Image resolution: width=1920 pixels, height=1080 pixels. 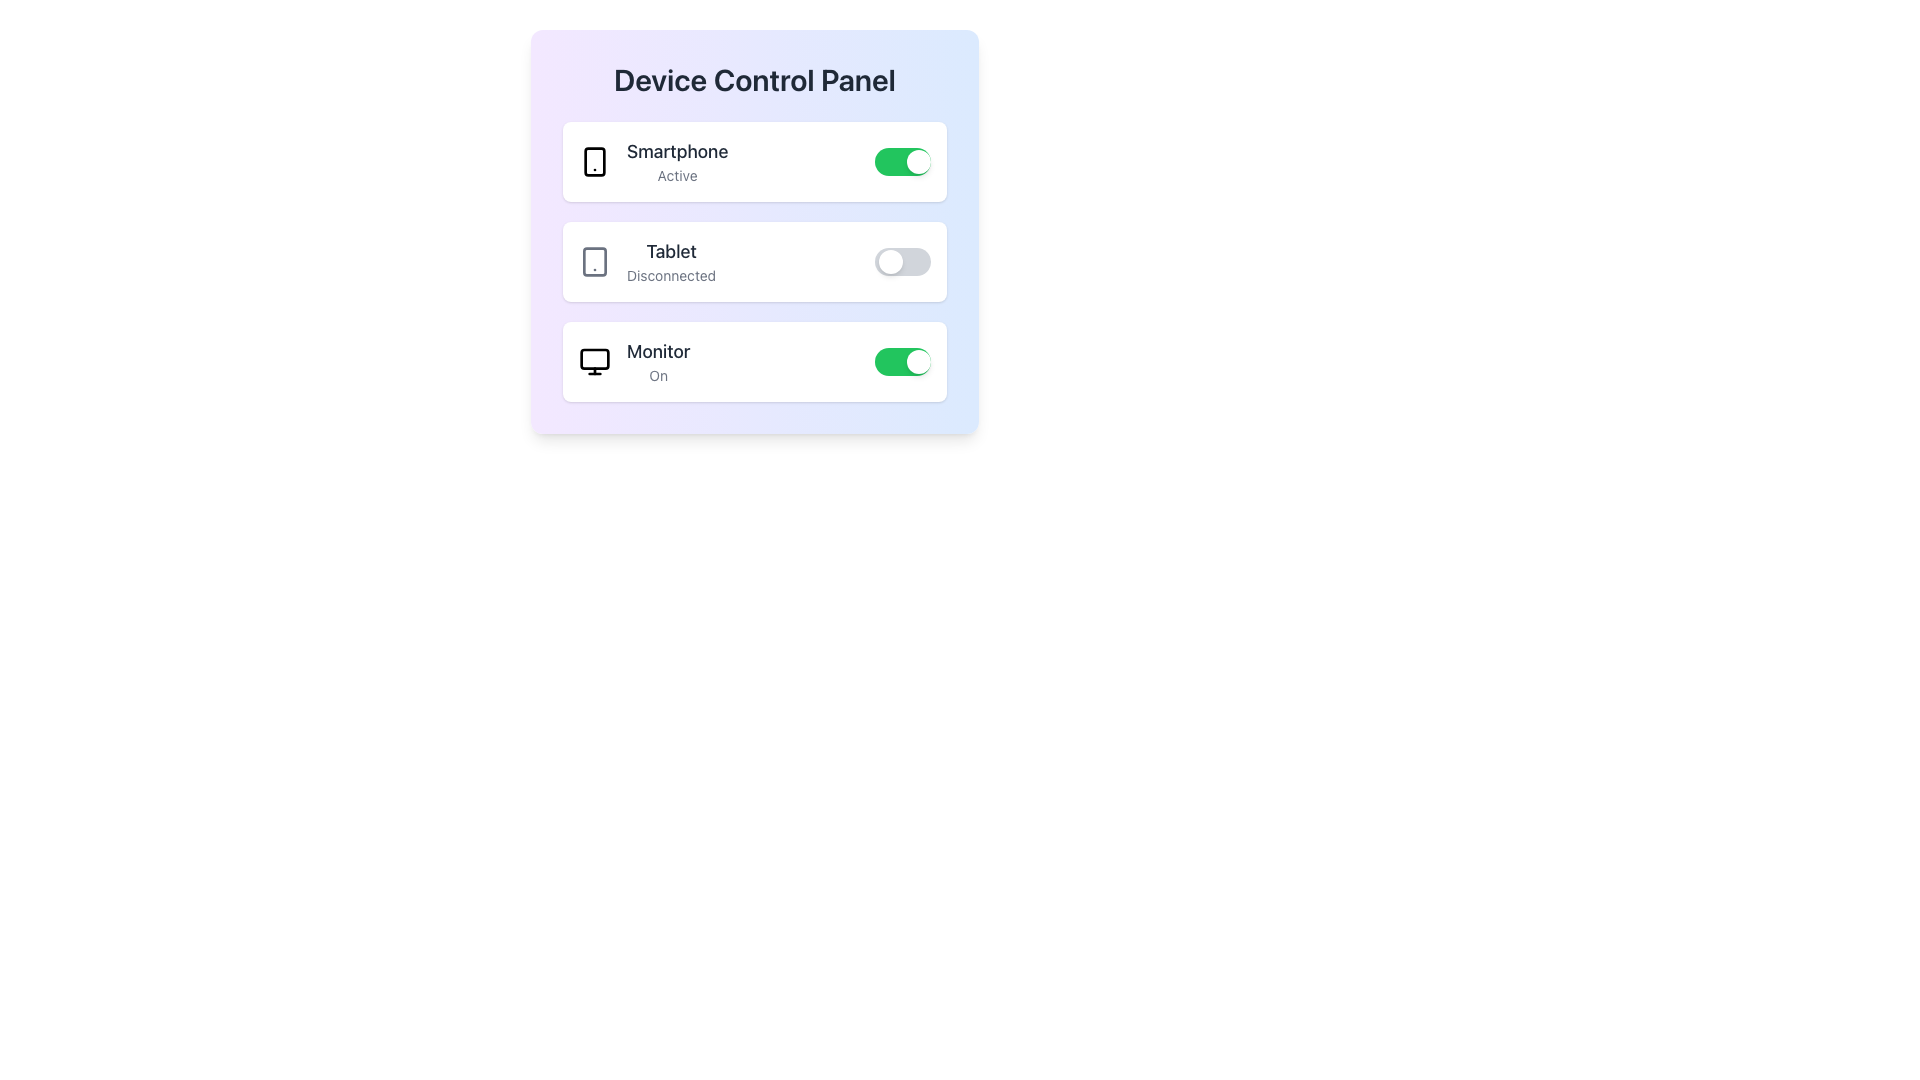 What do you see at coordinates (594, 362) in the screenshot?
I see `the monitor icon in the Device Control Panel` at bounding box center [594, 362].